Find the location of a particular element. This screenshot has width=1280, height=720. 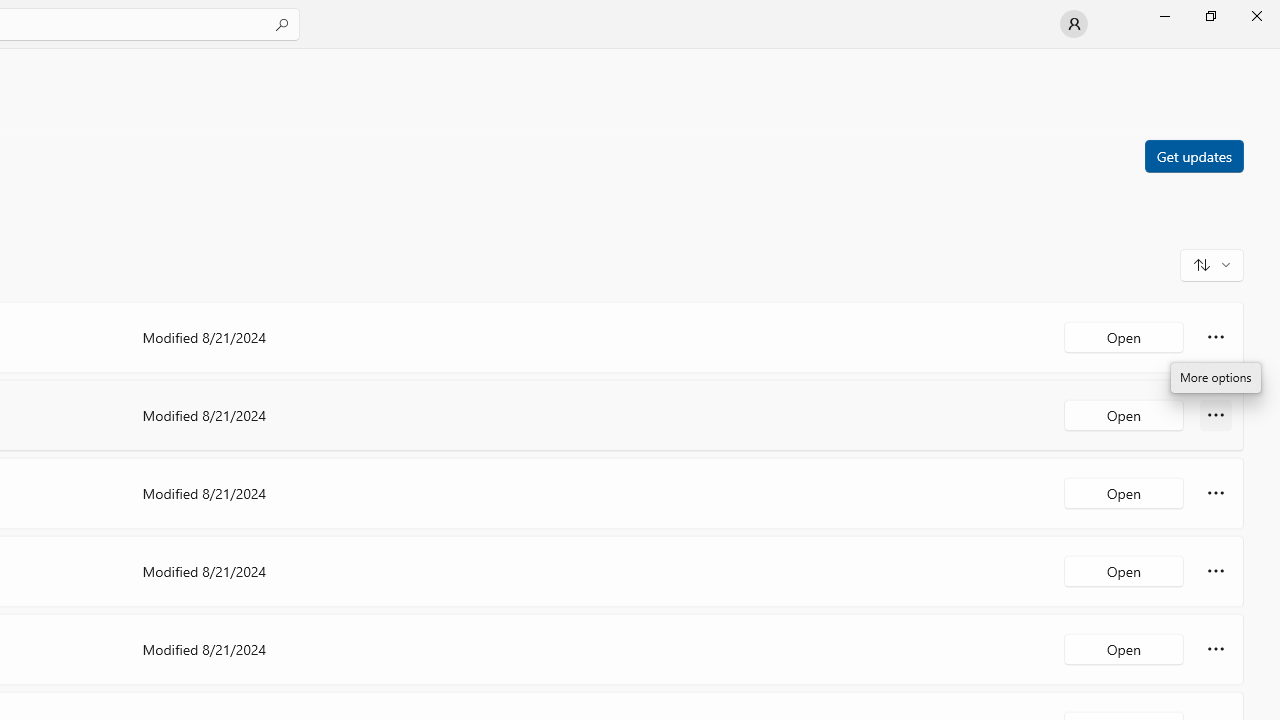

'Restore Microsoft Store' is located at coordinates (1209, 15).